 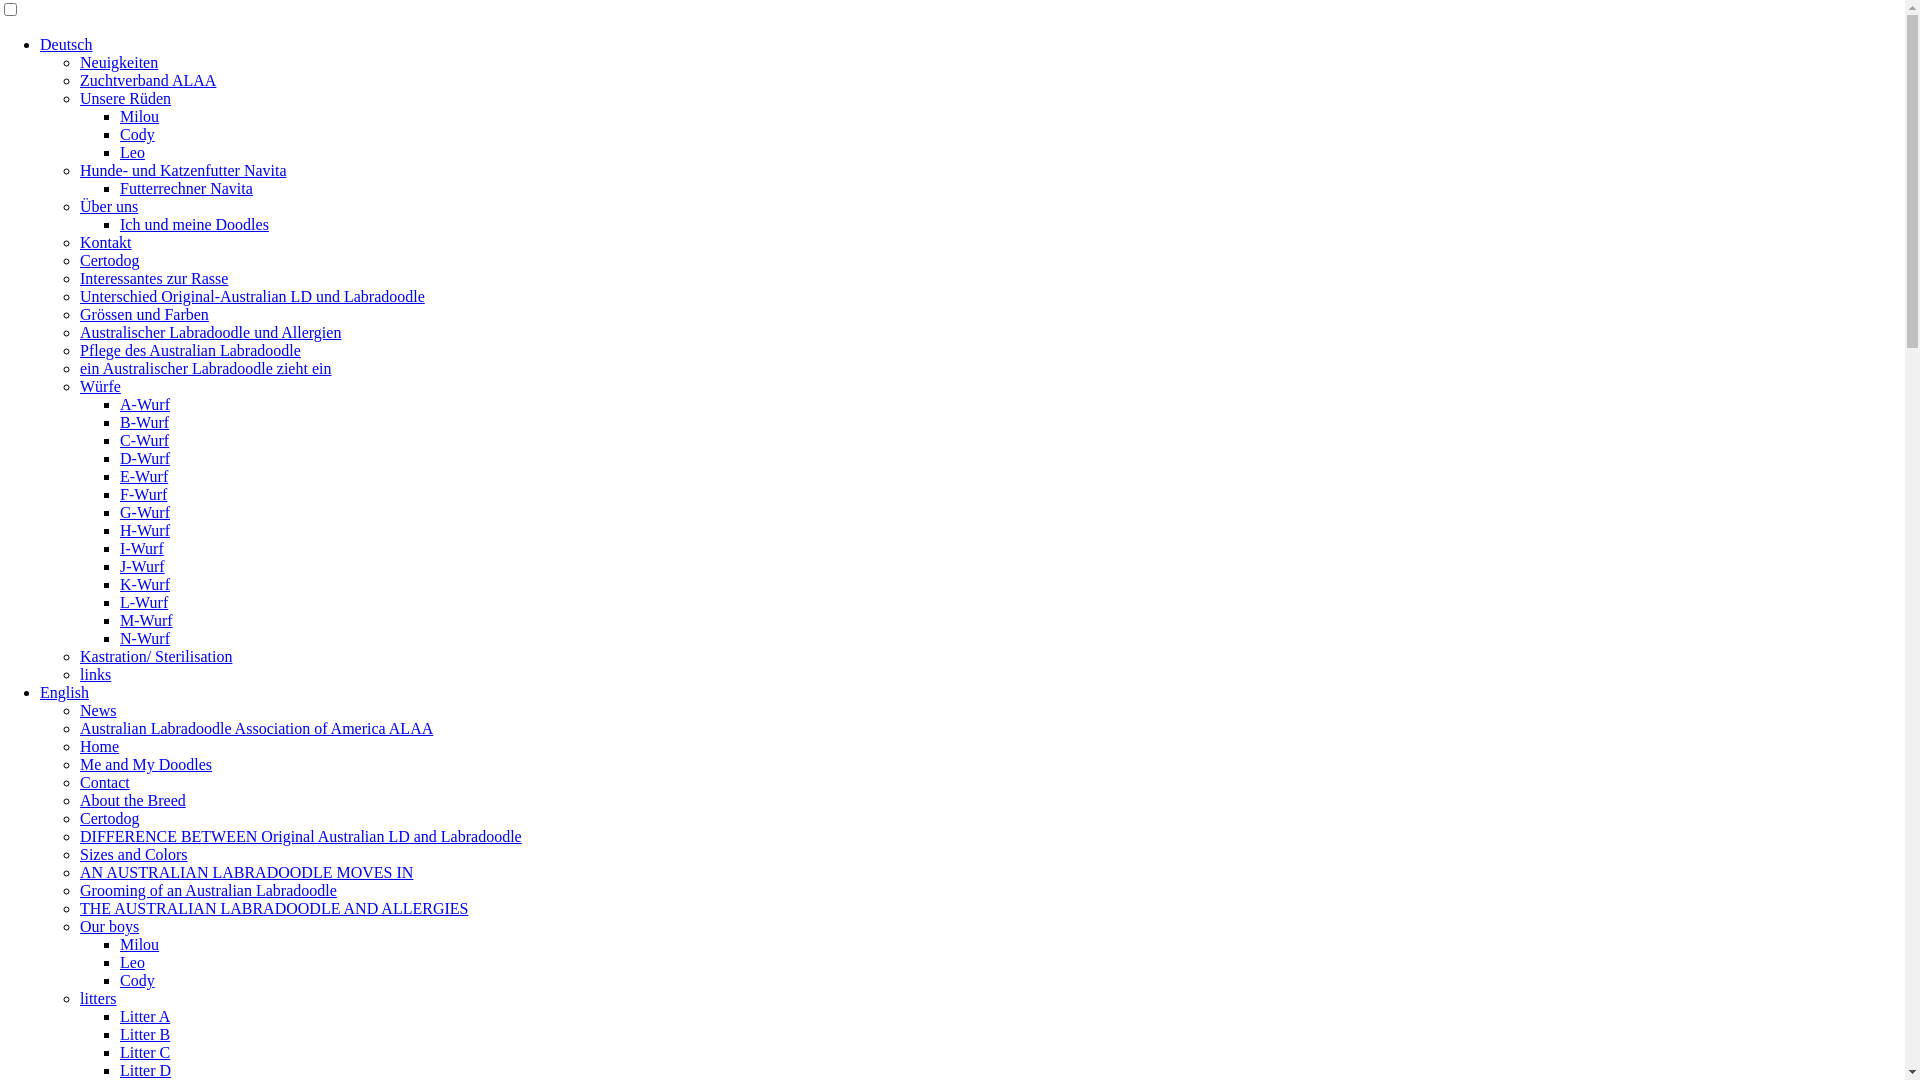 What do you see at coordinates (96, 709) in the screenshot?
I see `'News'` at bounding box center [96, 709].